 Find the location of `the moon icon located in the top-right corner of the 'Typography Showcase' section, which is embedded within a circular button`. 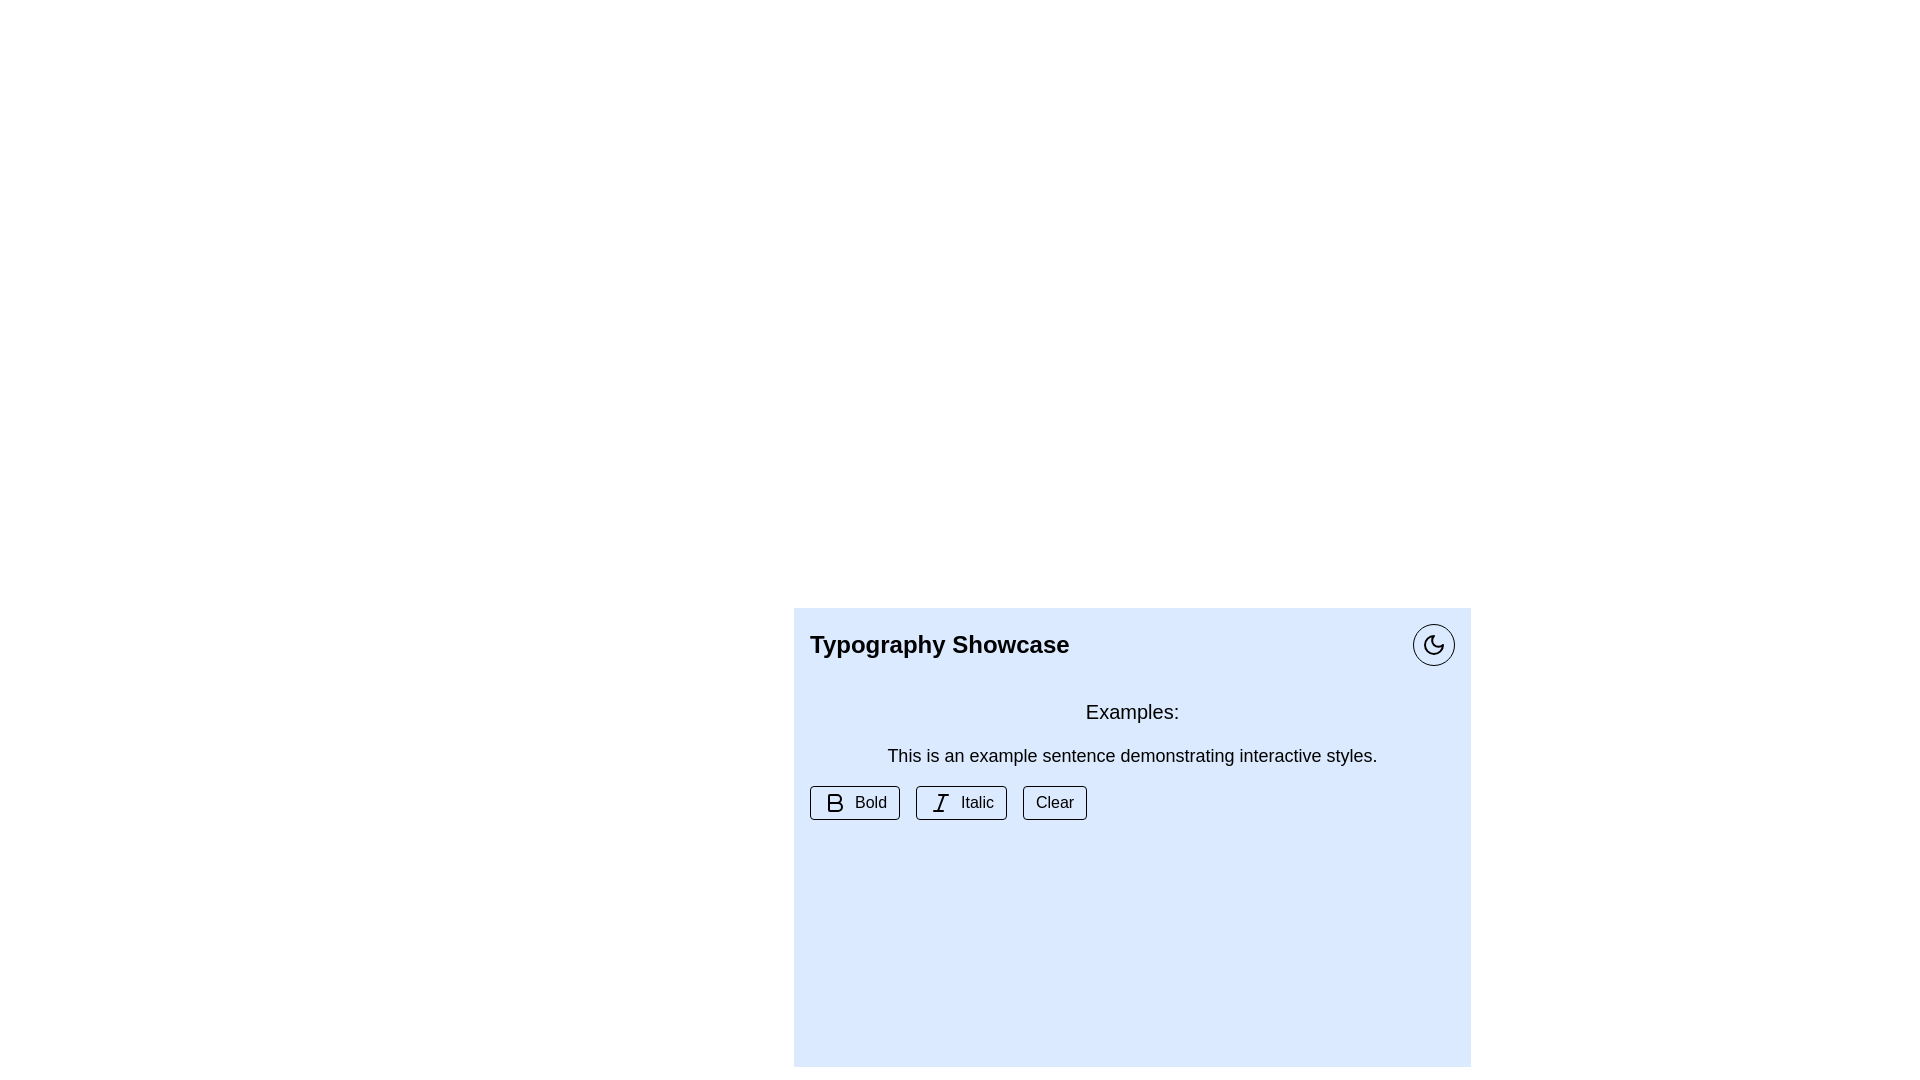

the moon icon located in the top-right corner of the 'Typography Showcase' section, which is embedded within a circular button is located at coordinates (1433, 644).